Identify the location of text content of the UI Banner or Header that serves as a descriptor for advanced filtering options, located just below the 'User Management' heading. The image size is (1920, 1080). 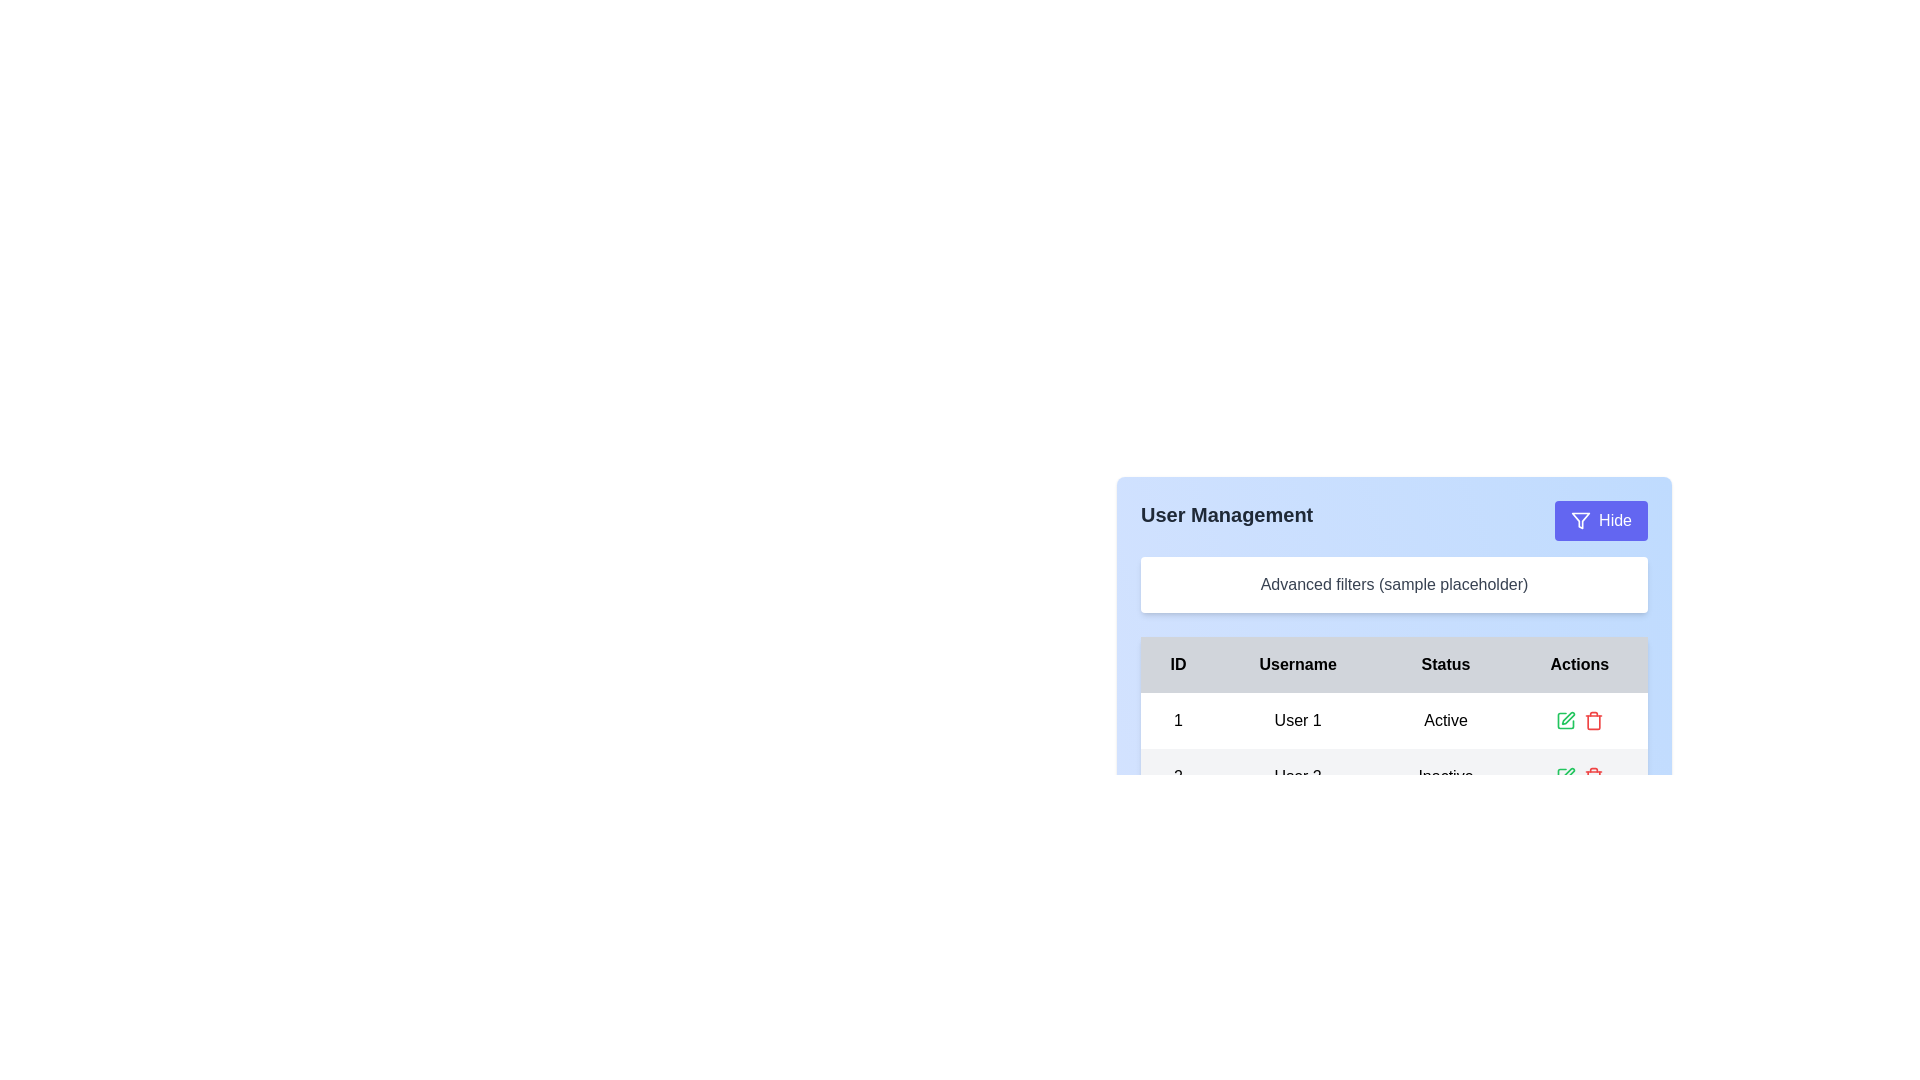
(1393, 612).